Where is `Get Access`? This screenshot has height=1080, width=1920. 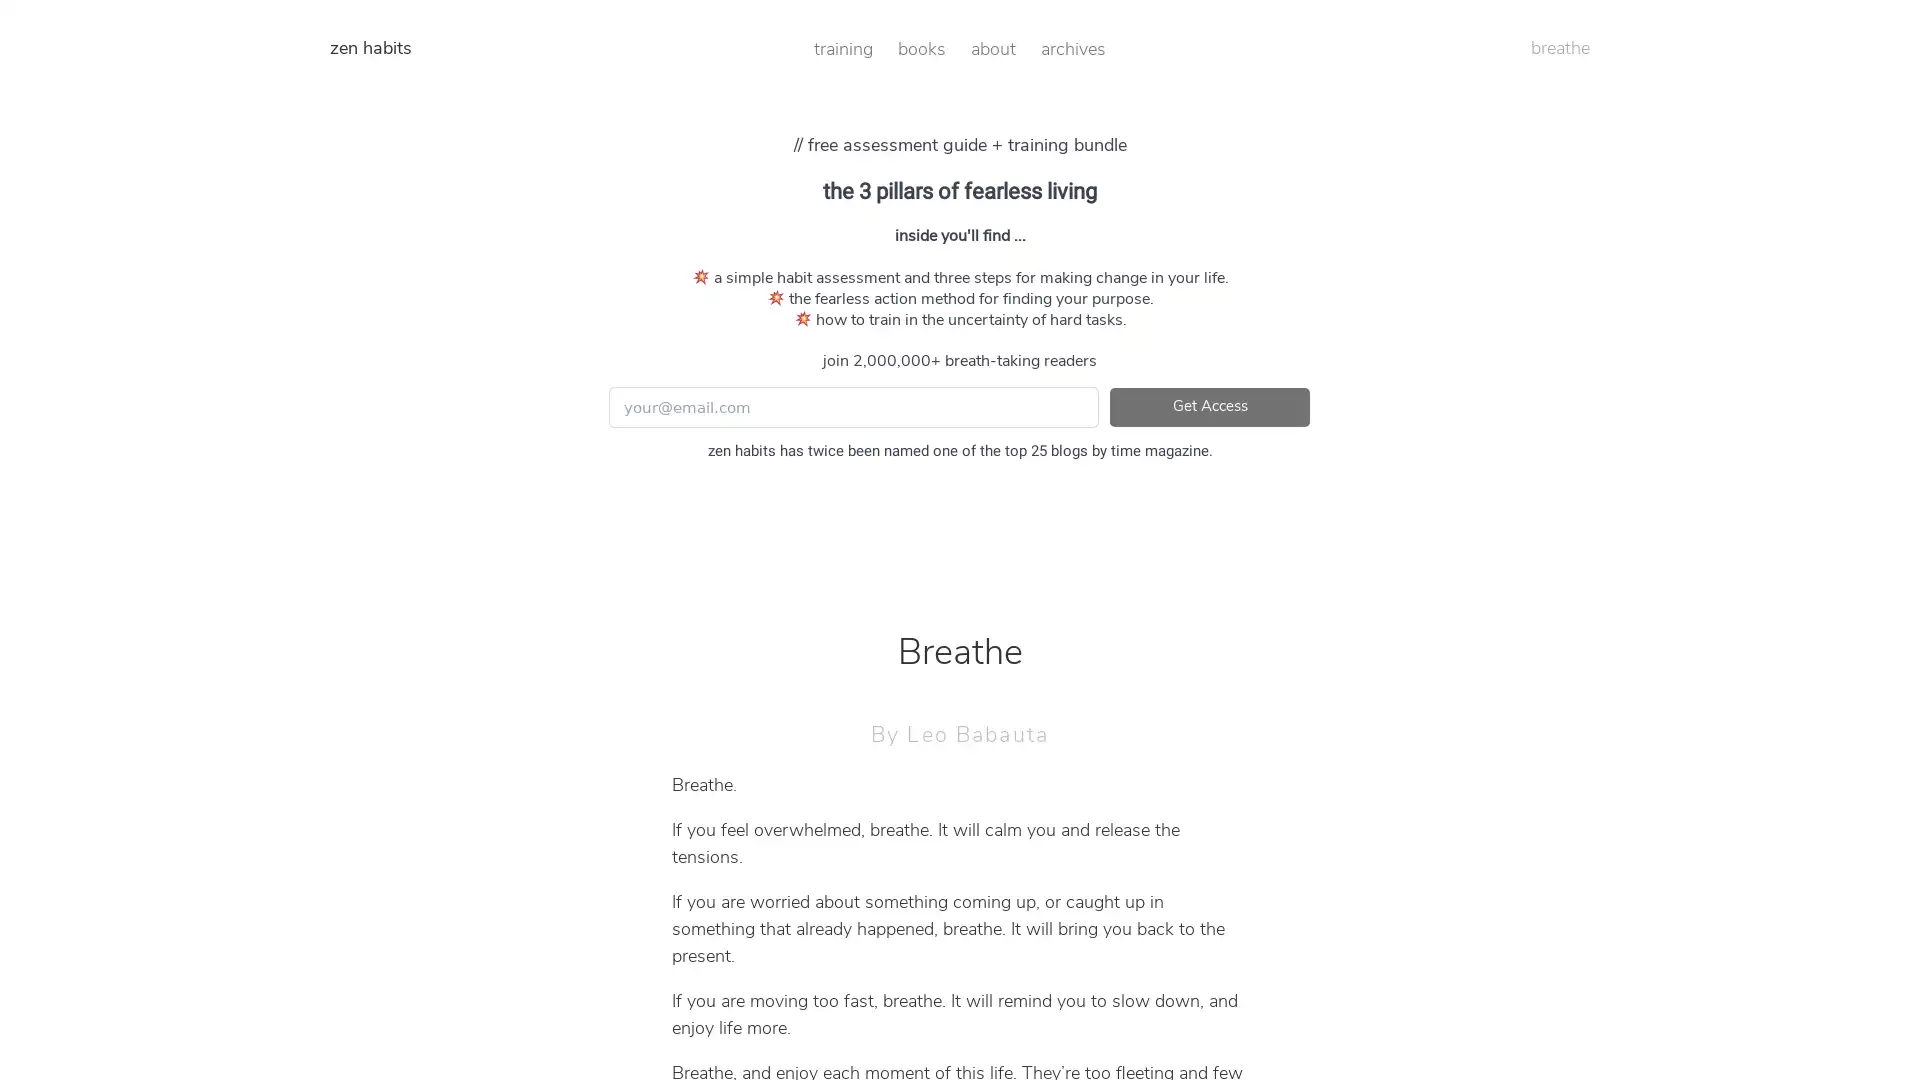 Get Access is located at coordinates (1208, 406).